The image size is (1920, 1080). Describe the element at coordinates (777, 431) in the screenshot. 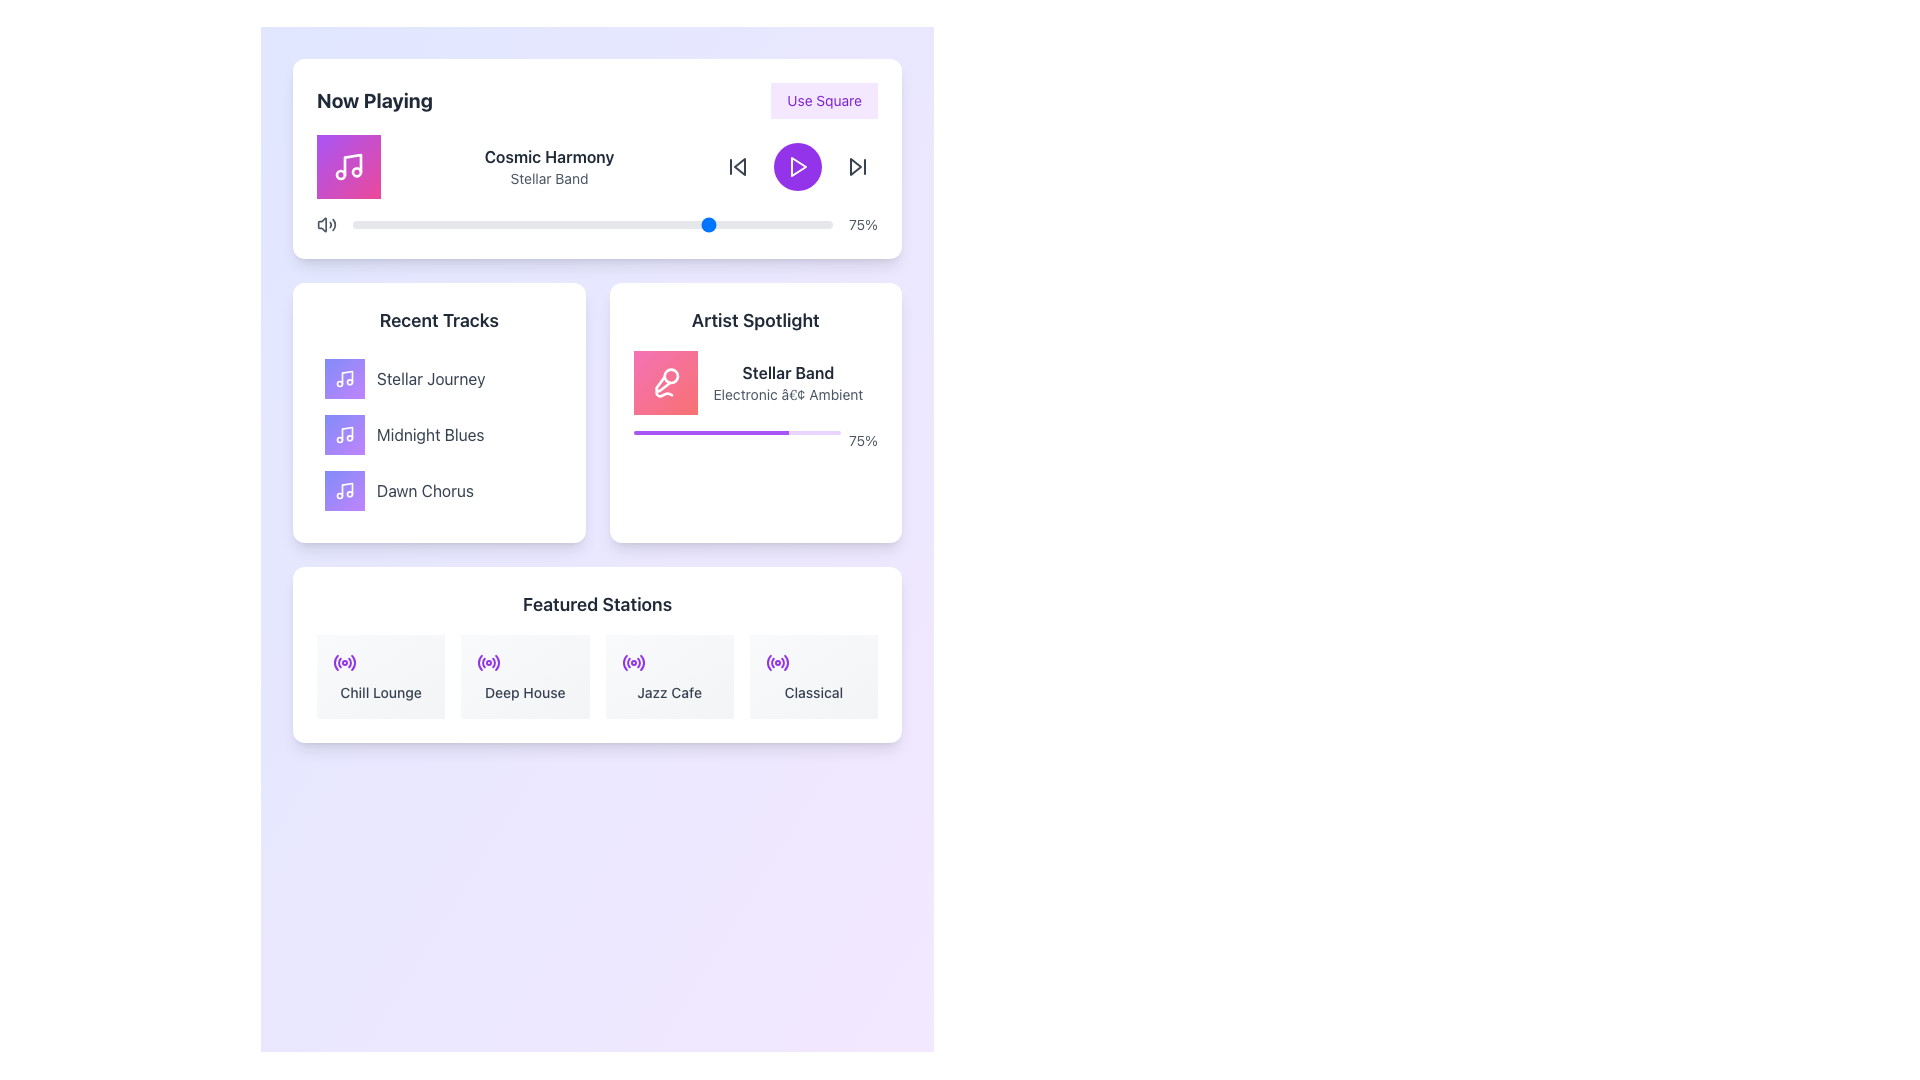

I see `progress` at that location.